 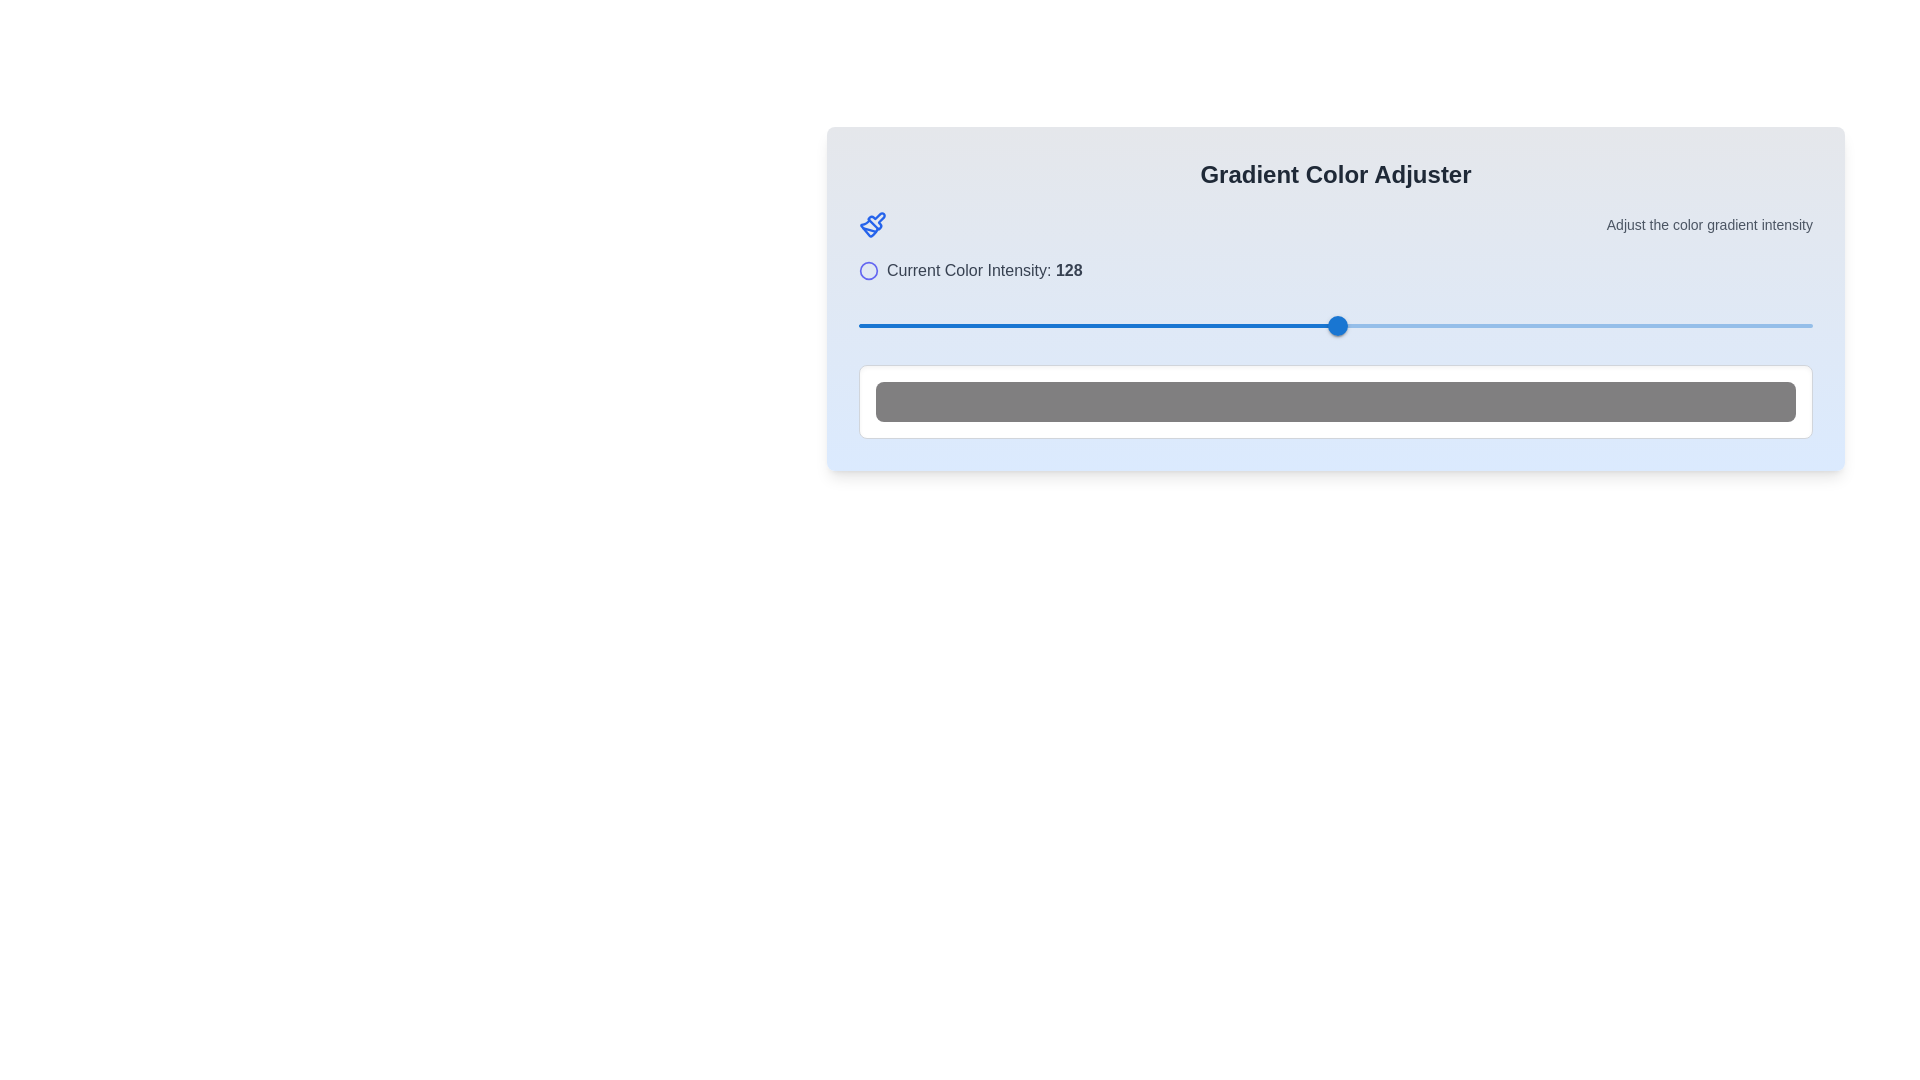 I want to click on the gradient color intensity, so click(x=1232, y=325).